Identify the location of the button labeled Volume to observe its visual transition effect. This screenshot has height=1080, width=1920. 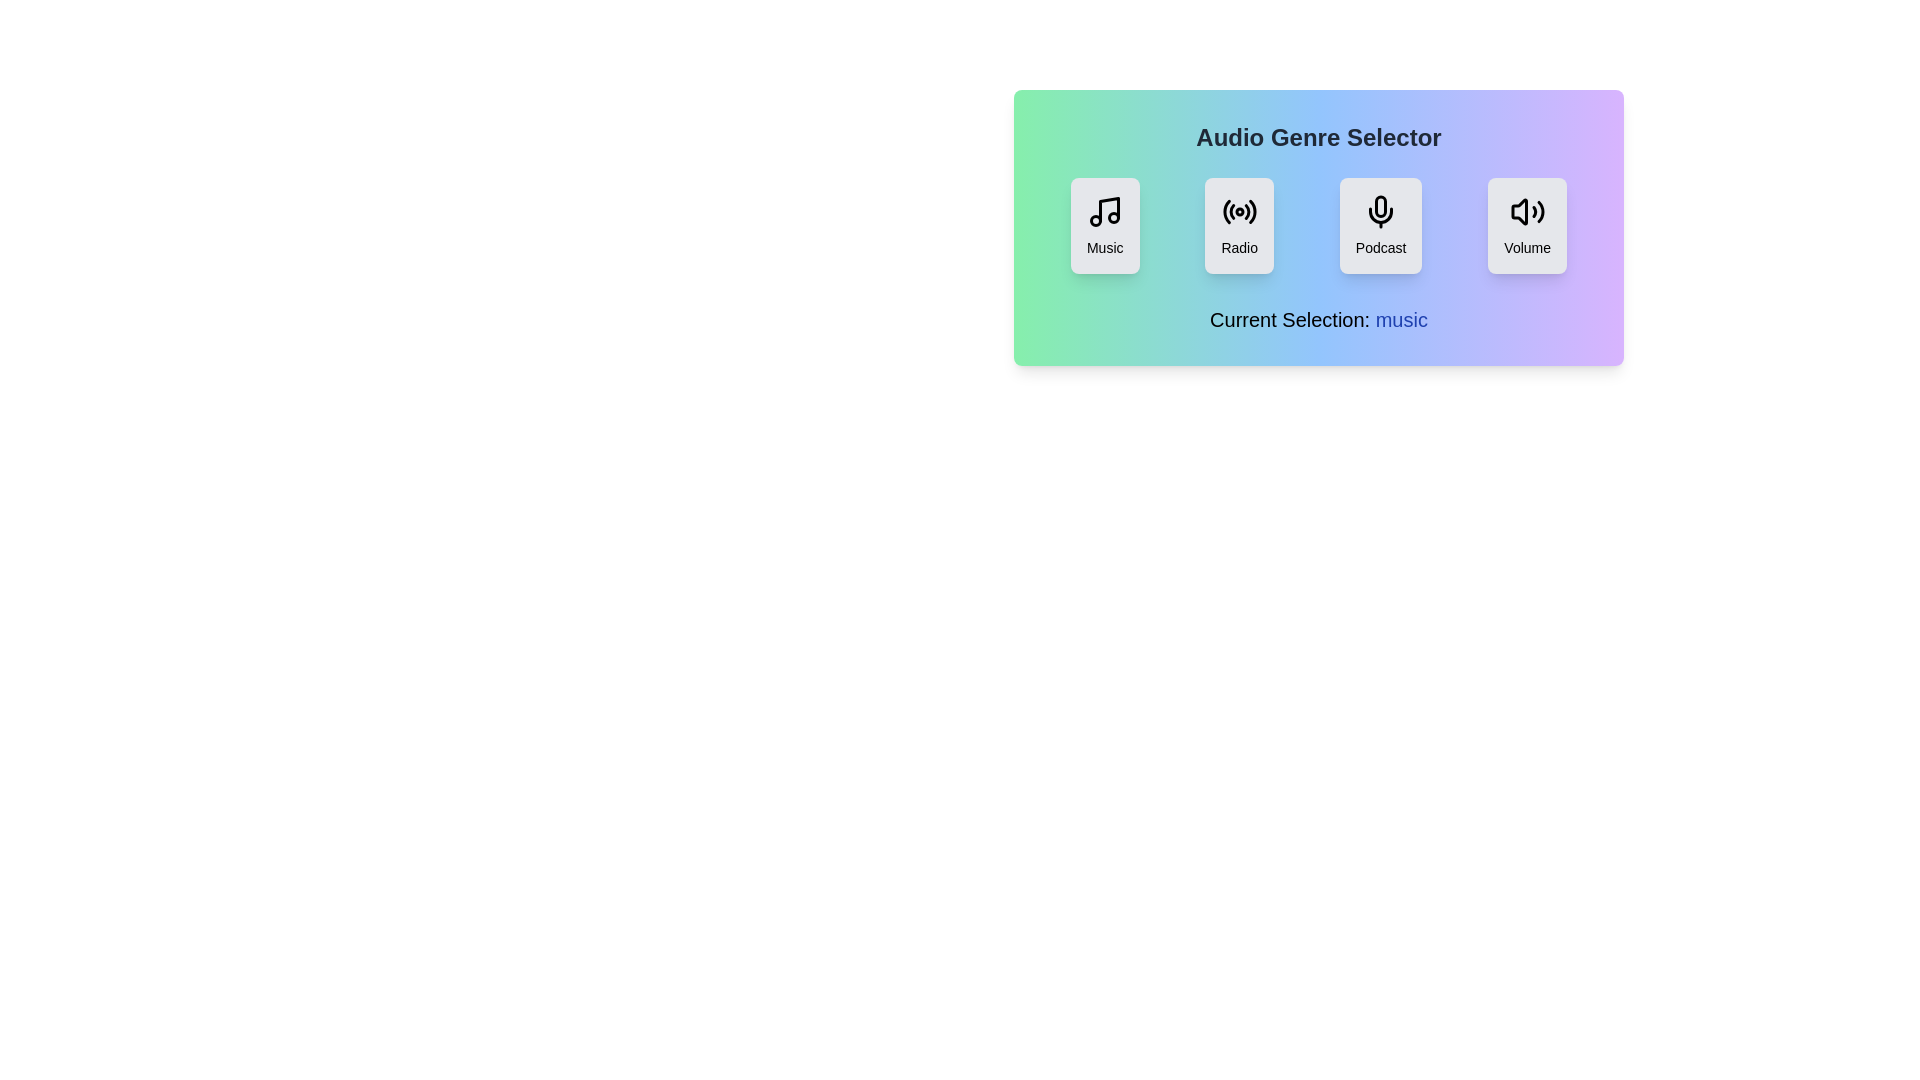
(1526, 225).